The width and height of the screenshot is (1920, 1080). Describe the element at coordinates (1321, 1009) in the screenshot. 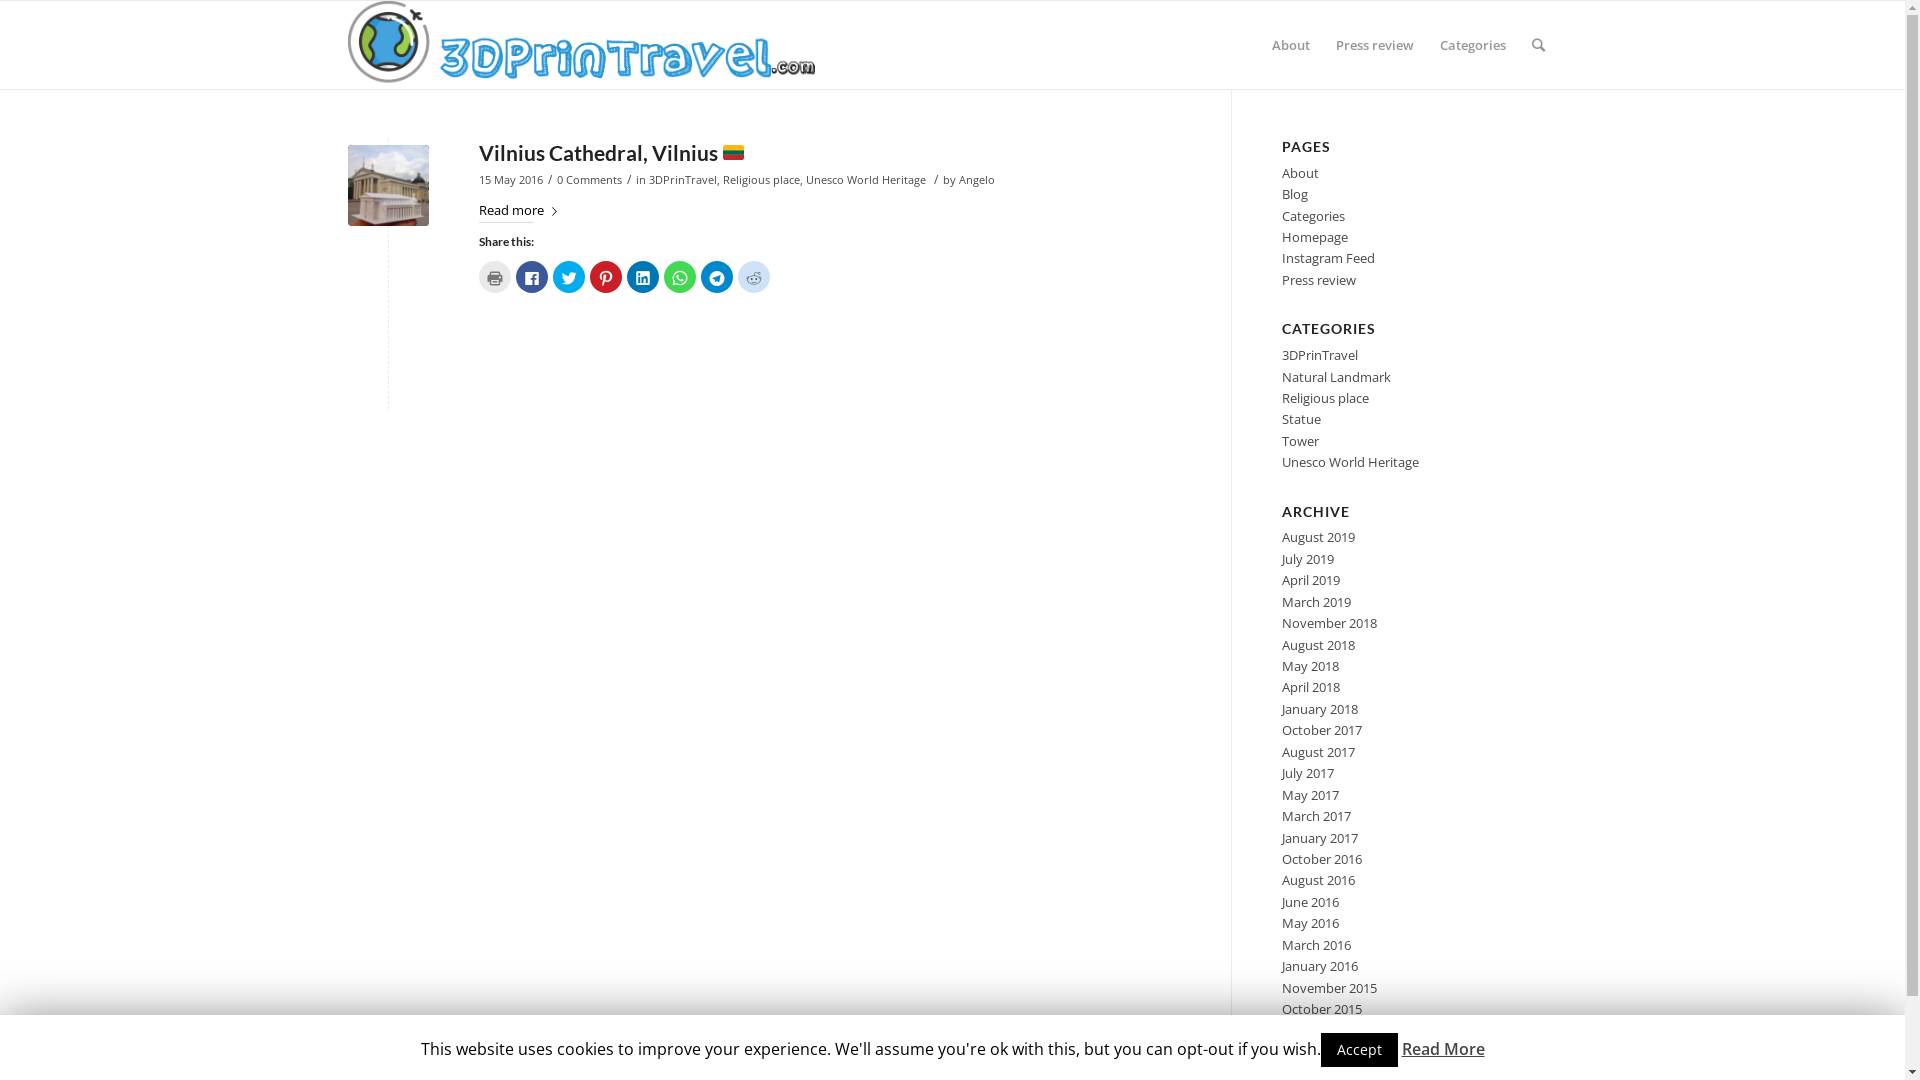

I see `'October 2015'` at that location.